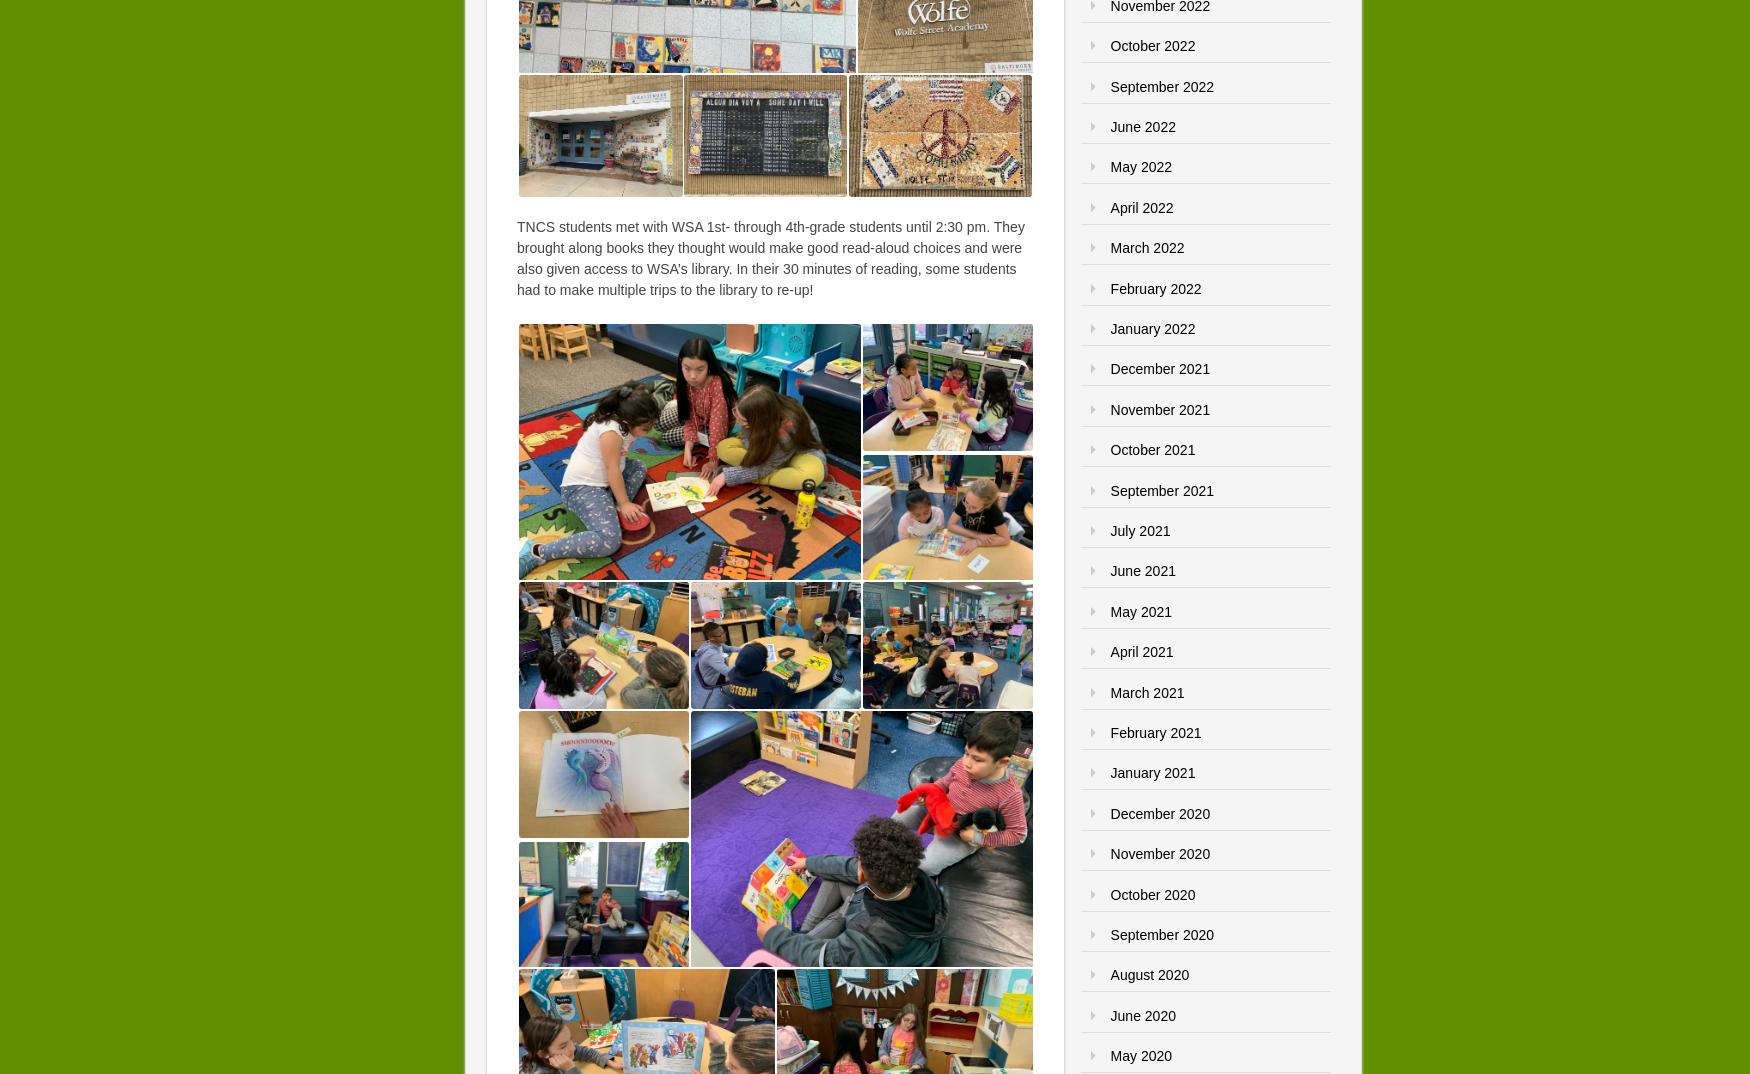 The width and height of the screenshot is (1750, 1074). I want to click on 'September 2021', so click(1161, 489).